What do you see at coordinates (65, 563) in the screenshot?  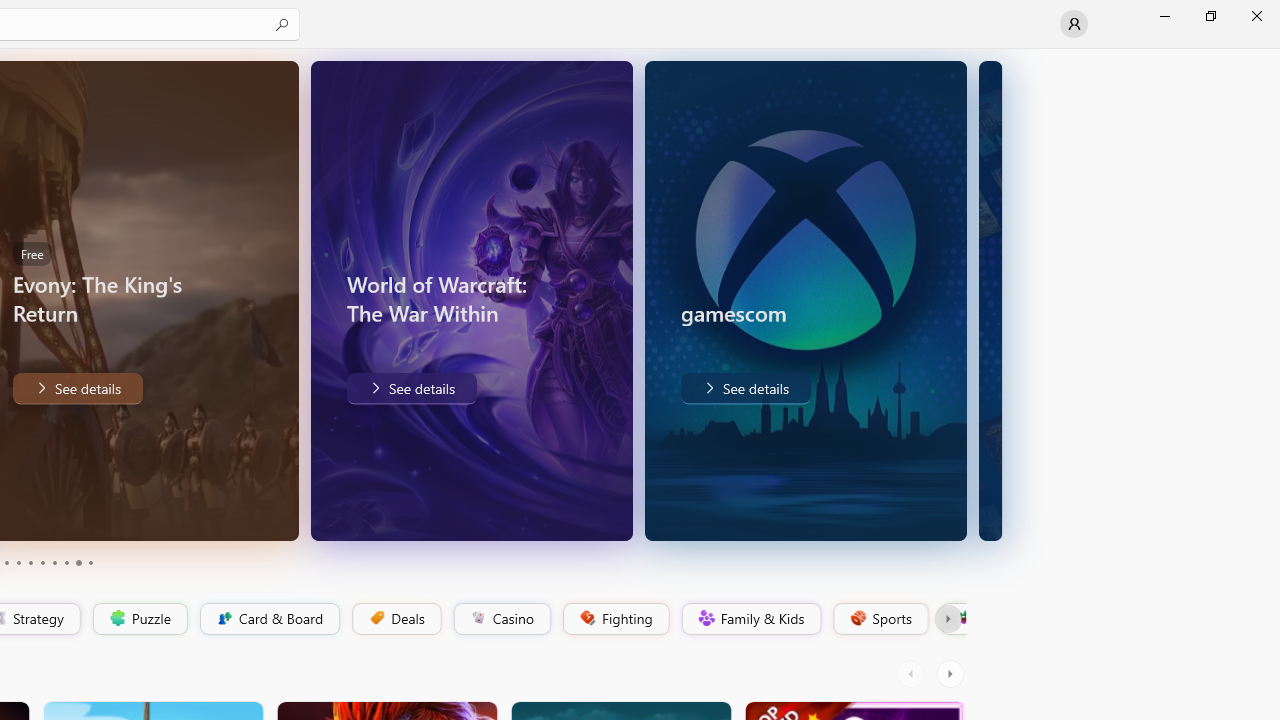 I see `'Page 8'` at bounding box center [65, 563].